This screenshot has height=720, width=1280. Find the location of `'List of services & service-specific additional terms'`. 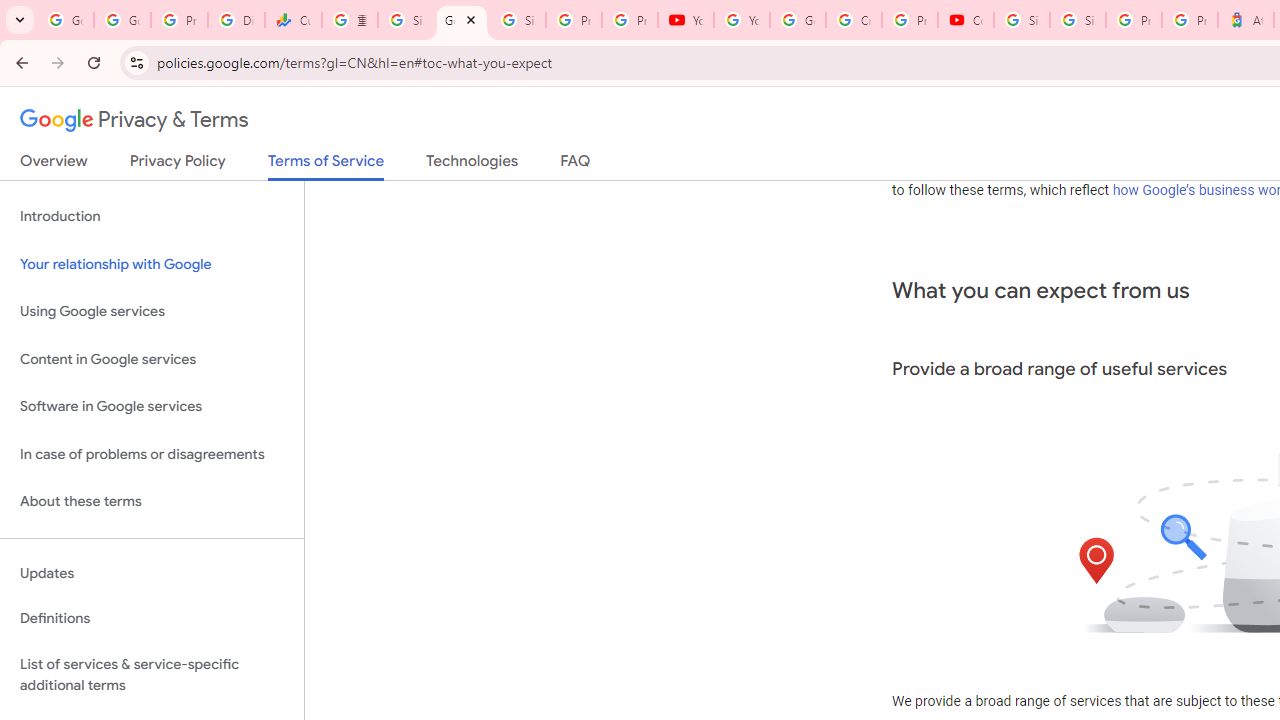

'List of services & service-specific additional terms' is located at coordinates (151, 675).